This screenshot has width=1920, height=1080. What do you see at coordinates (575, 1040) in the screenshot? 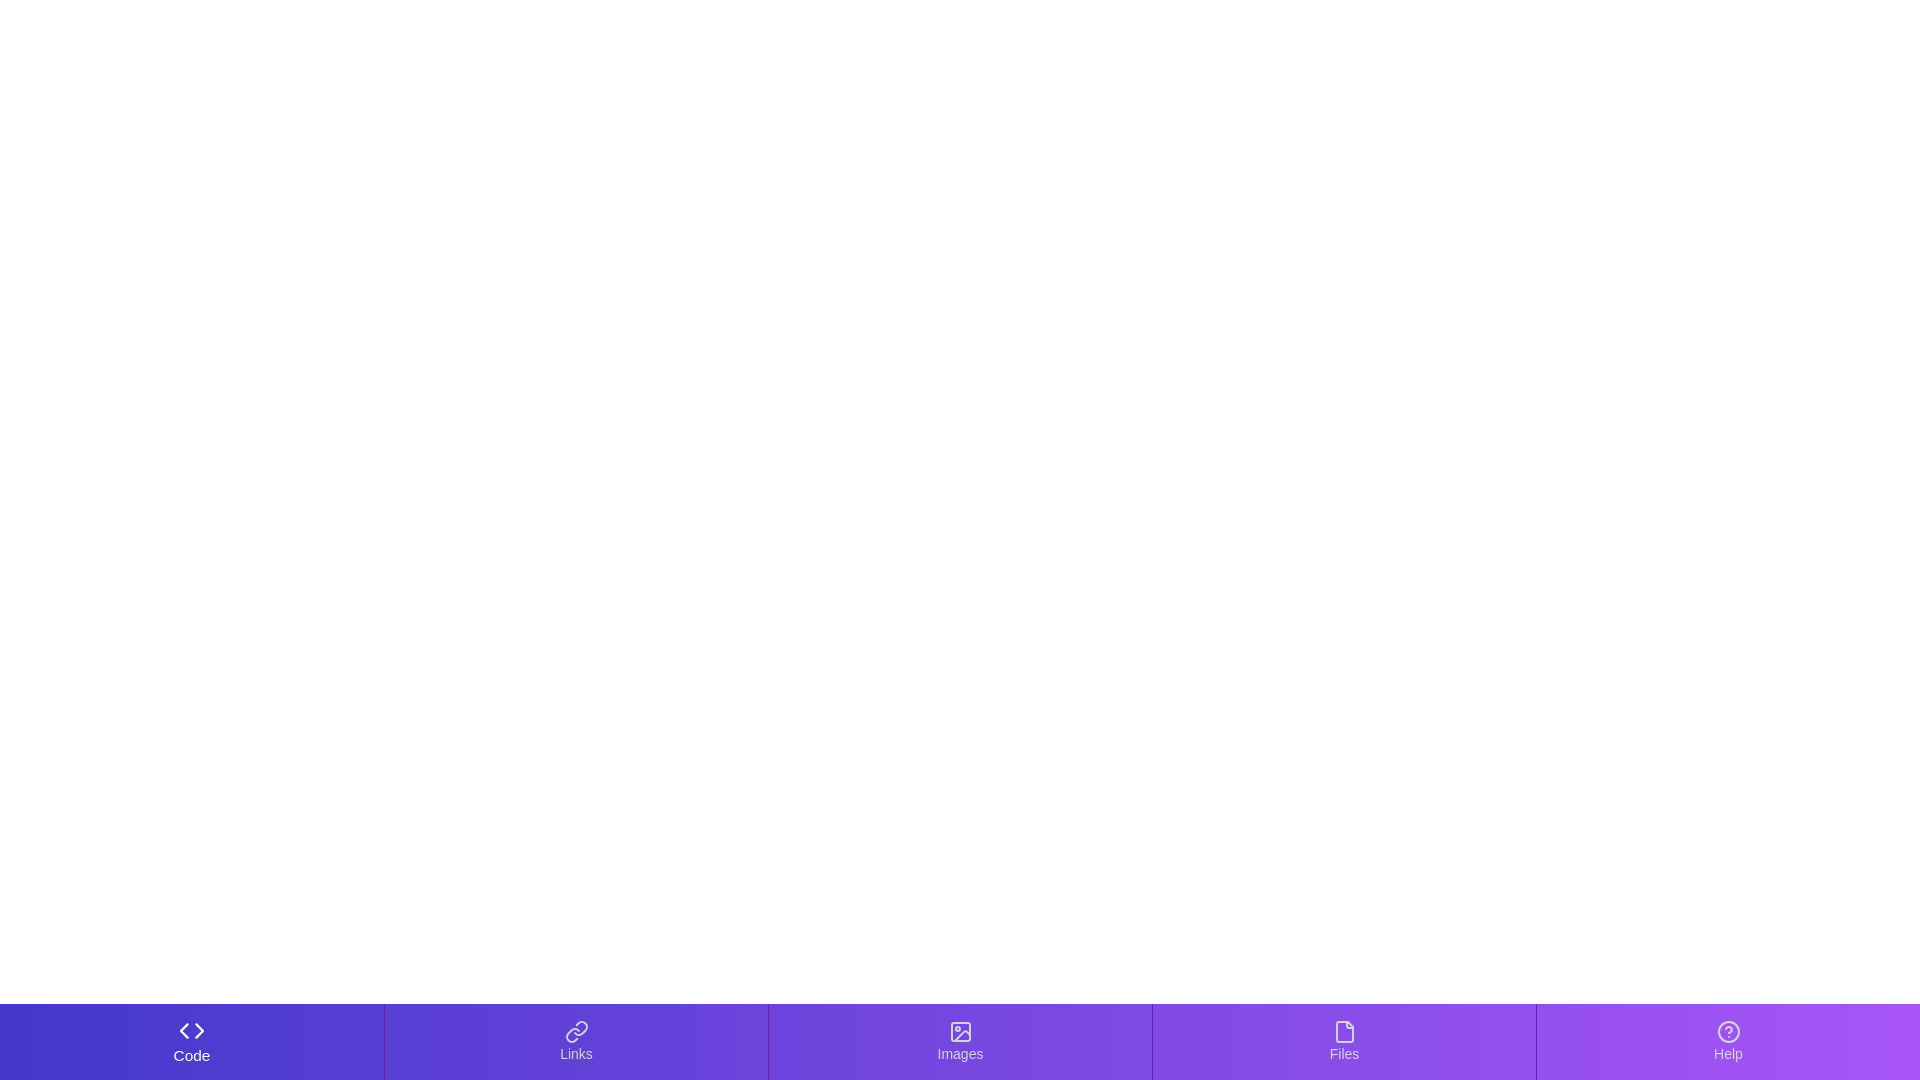
I see `the Links tab to activate it` at bounding box center [575, 1040].